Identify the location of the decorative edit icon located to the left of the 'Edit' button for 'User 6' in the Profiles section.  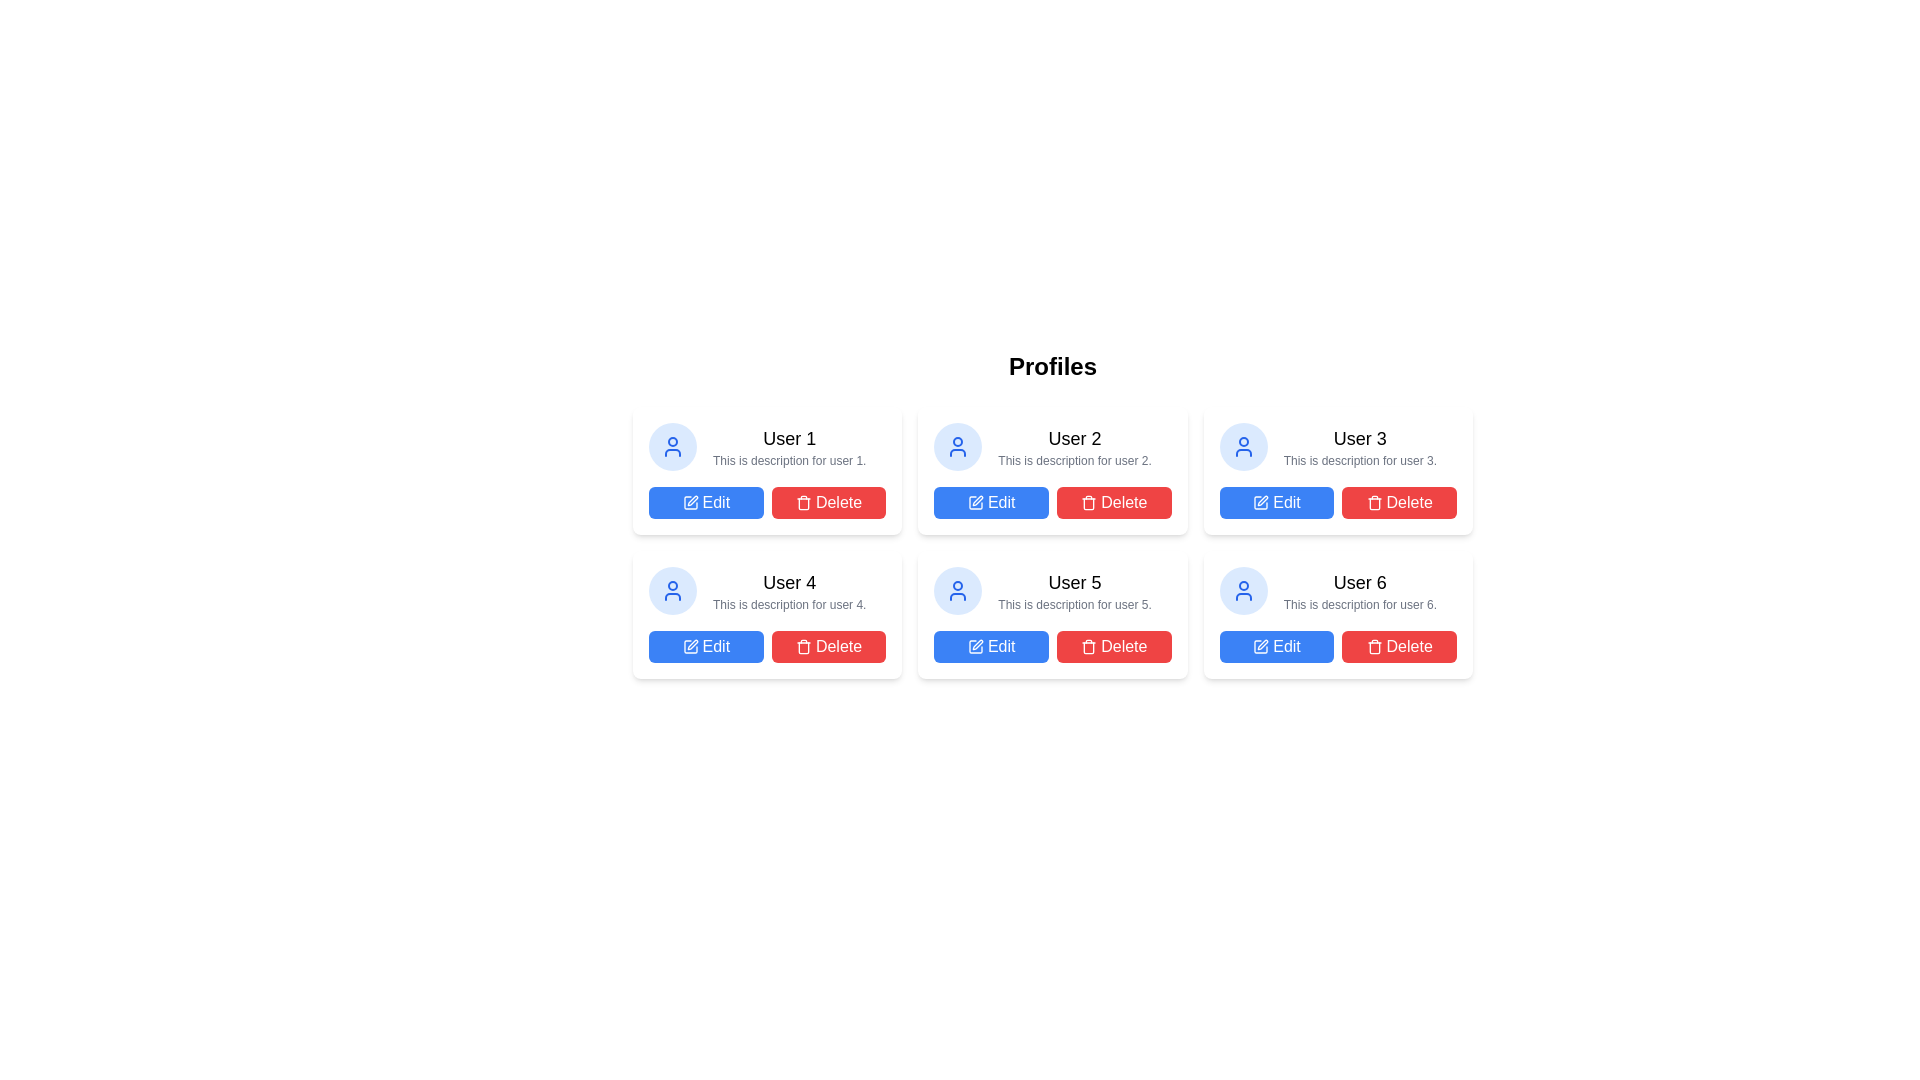
(1260, 647).